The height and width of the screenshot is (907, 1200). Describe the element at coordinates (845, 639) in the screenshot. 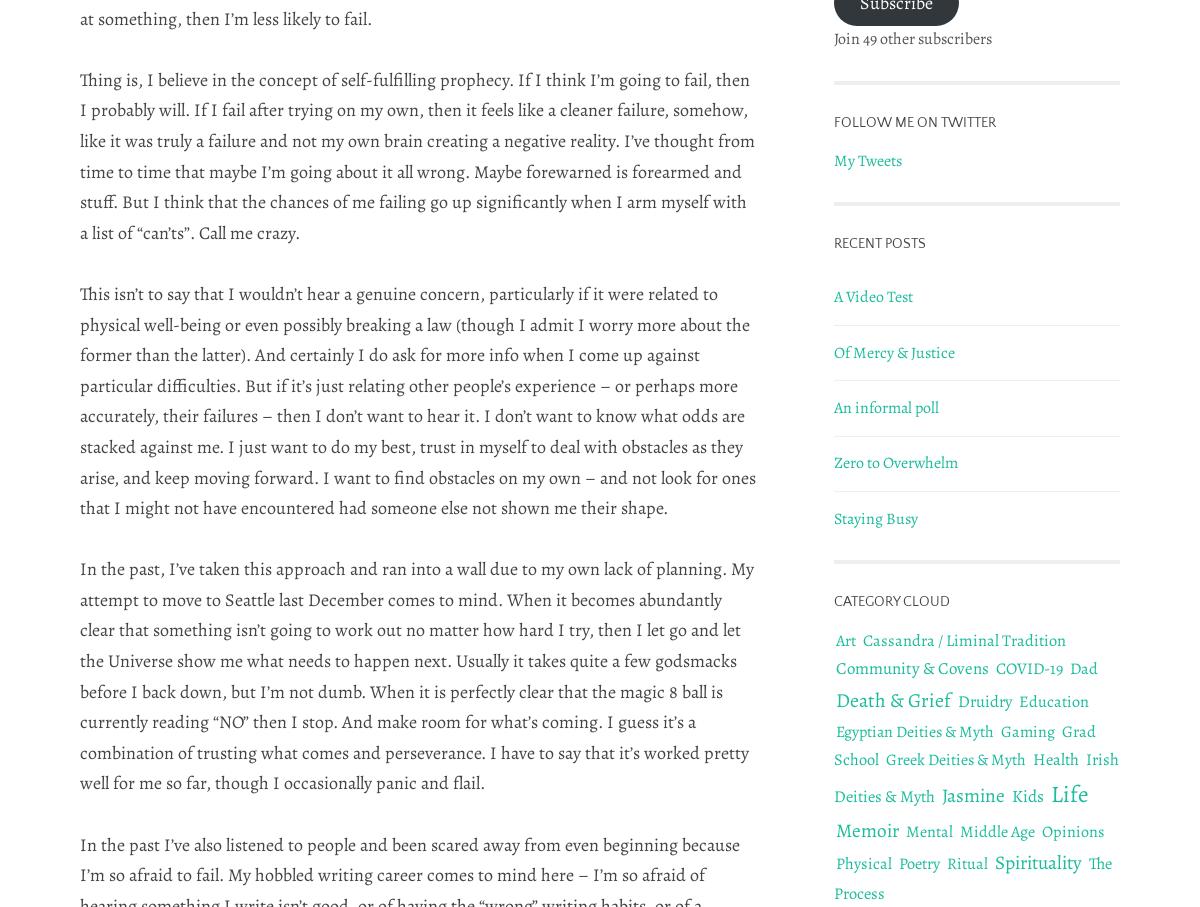

I see `'Art'` at that location.